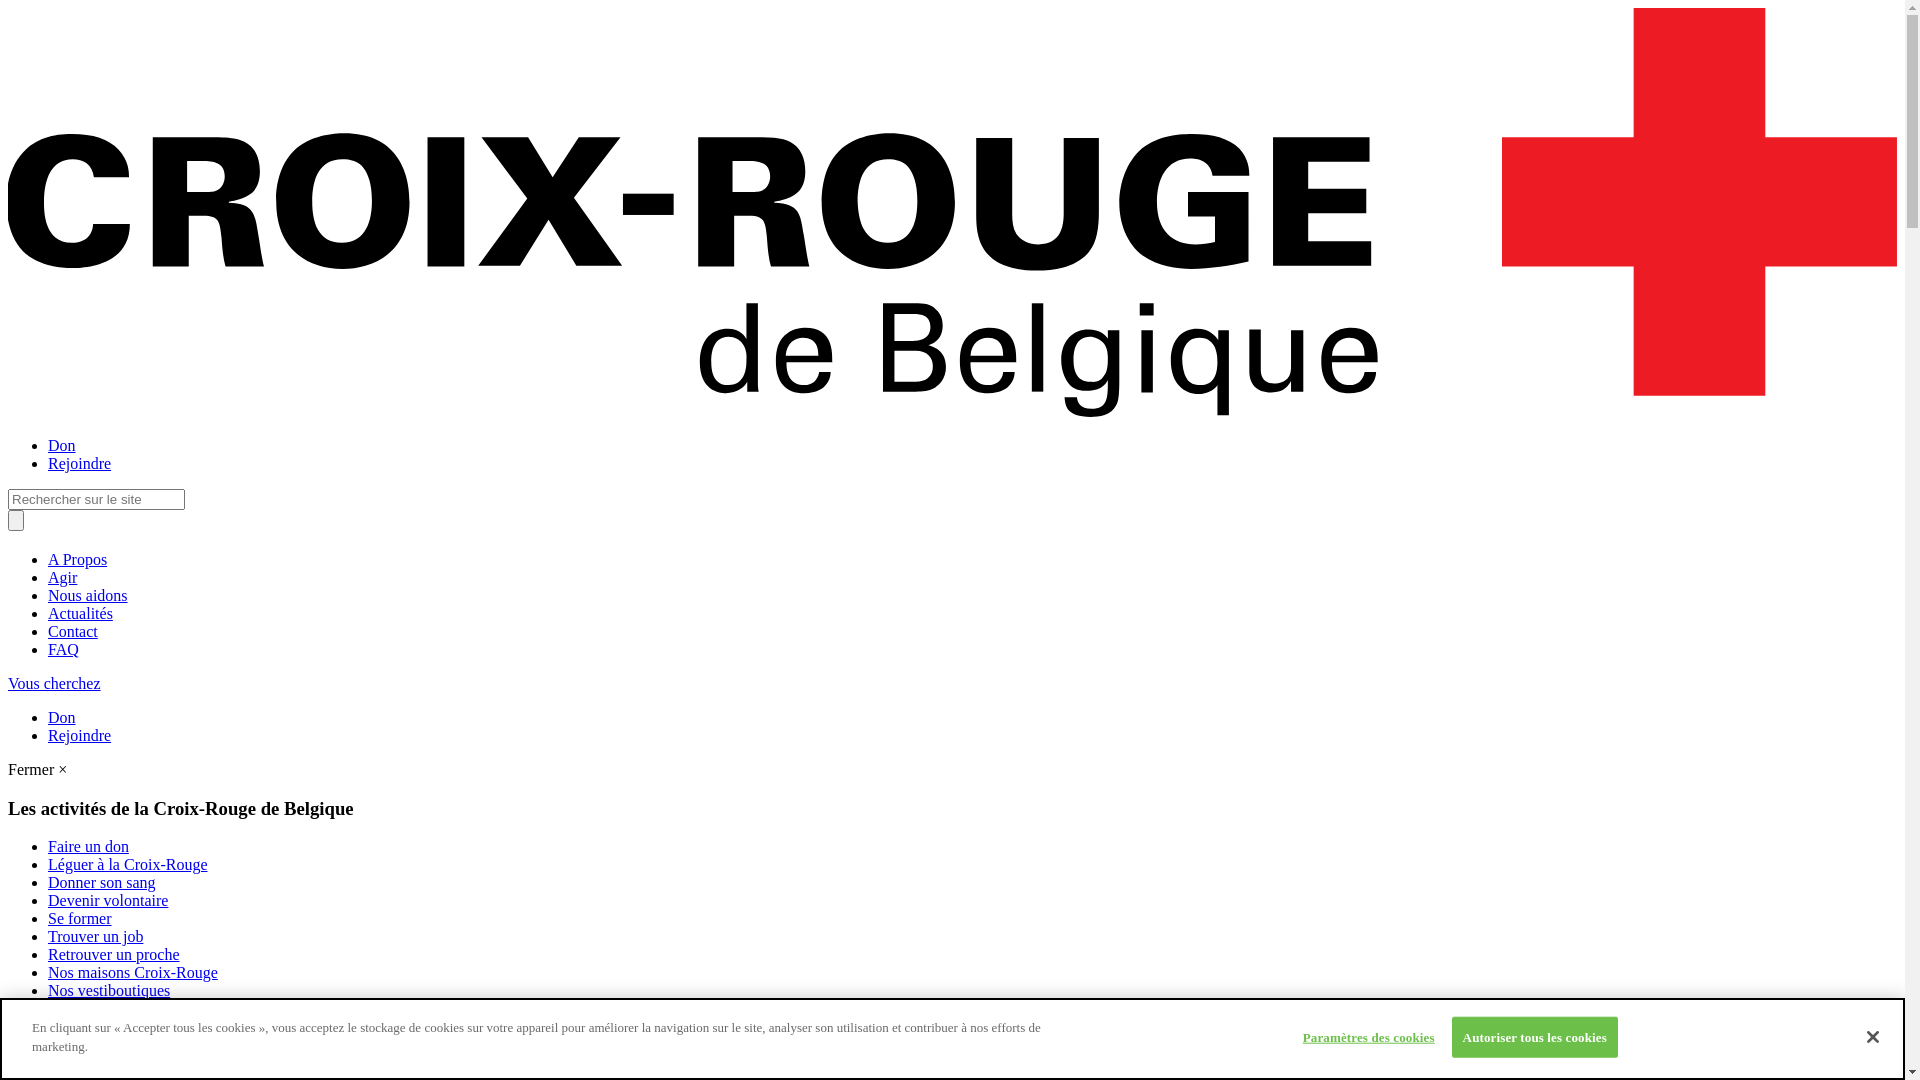  I want to click on 'Devenir volontaire', so click(106, 900).